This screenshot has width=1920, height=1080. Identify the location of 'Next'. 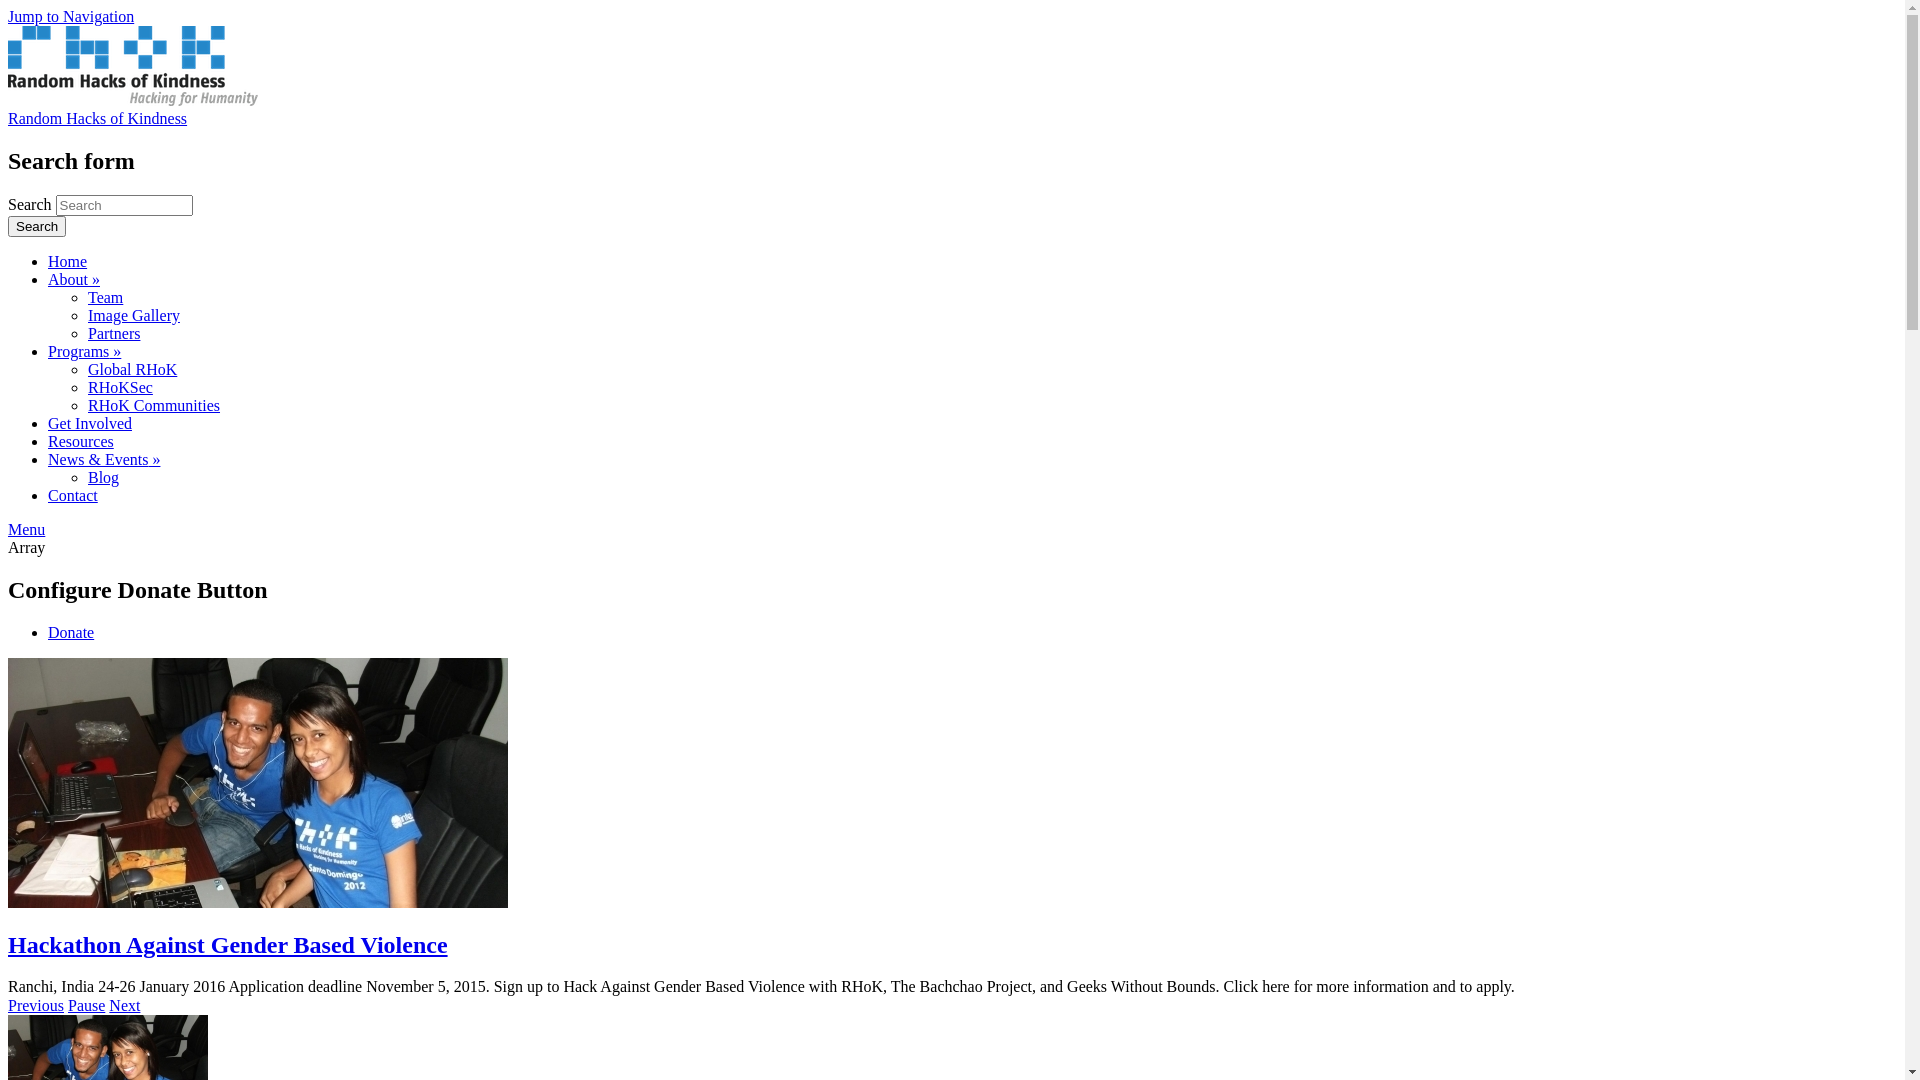
(123, 1005).